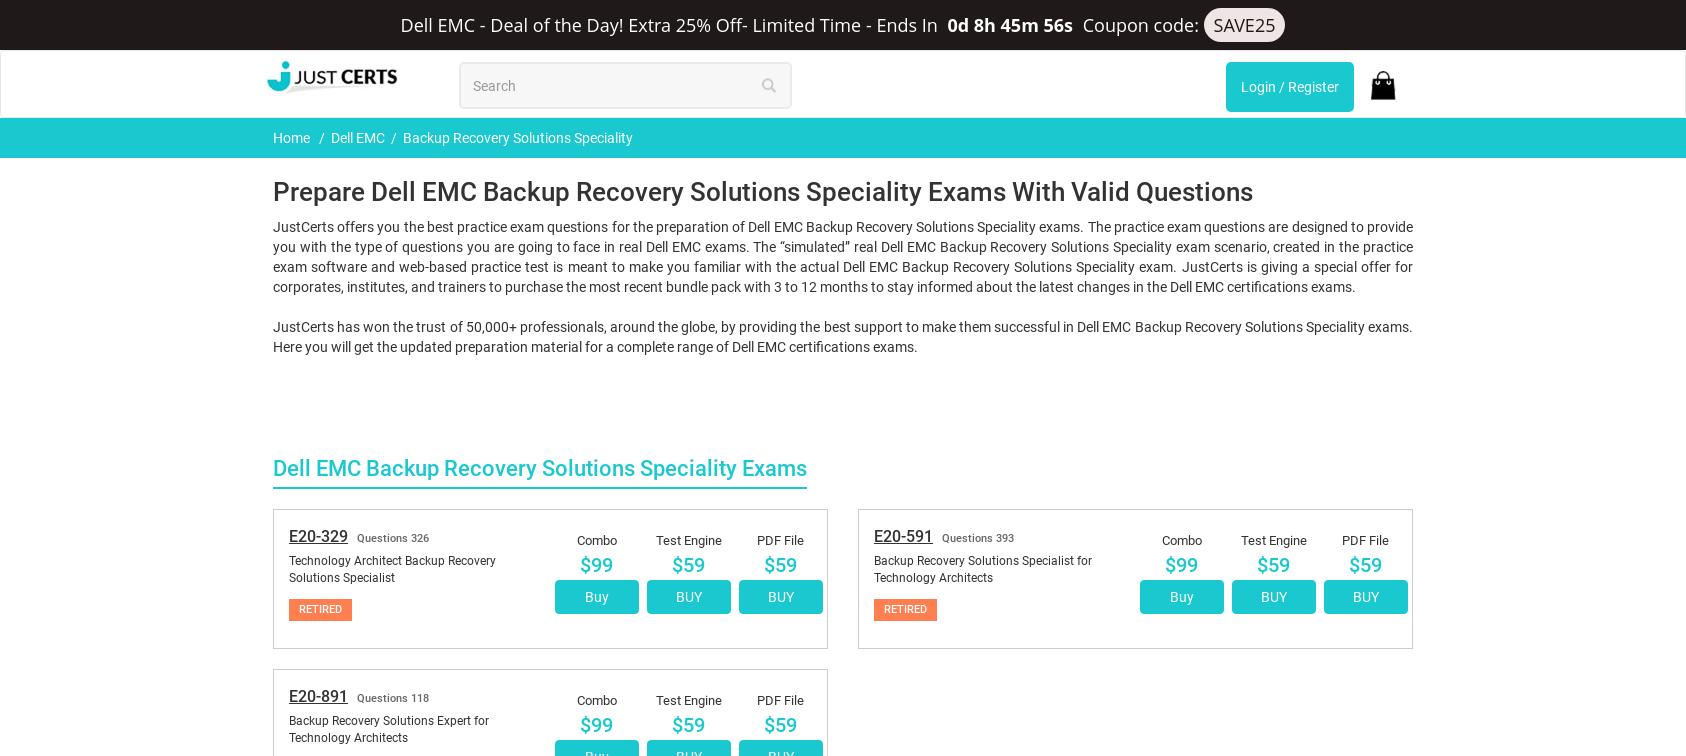 Image resolution: width=1686 pixels, height=756 pixels. What do you see at coordinates (317, 436) in the screenshot?
I see `'E20-891'` at bounding box center [317, 436].